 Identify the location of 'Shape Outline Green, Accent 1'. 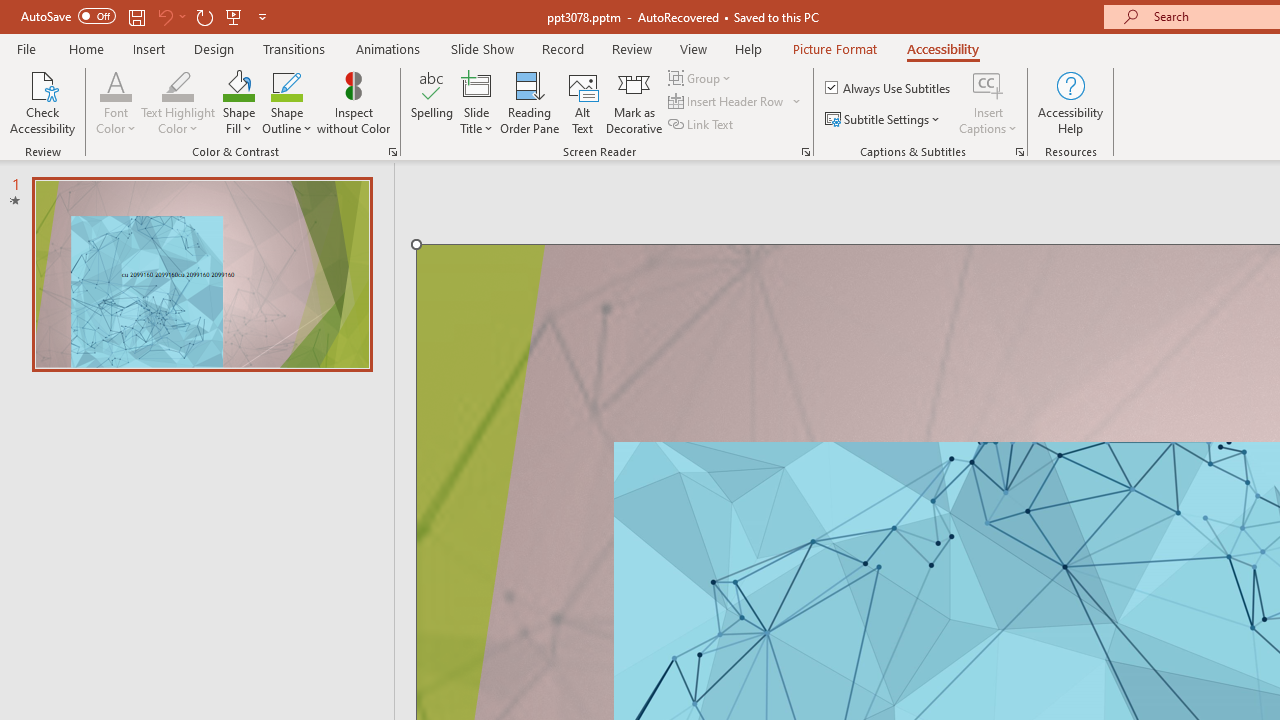
(286, 84).